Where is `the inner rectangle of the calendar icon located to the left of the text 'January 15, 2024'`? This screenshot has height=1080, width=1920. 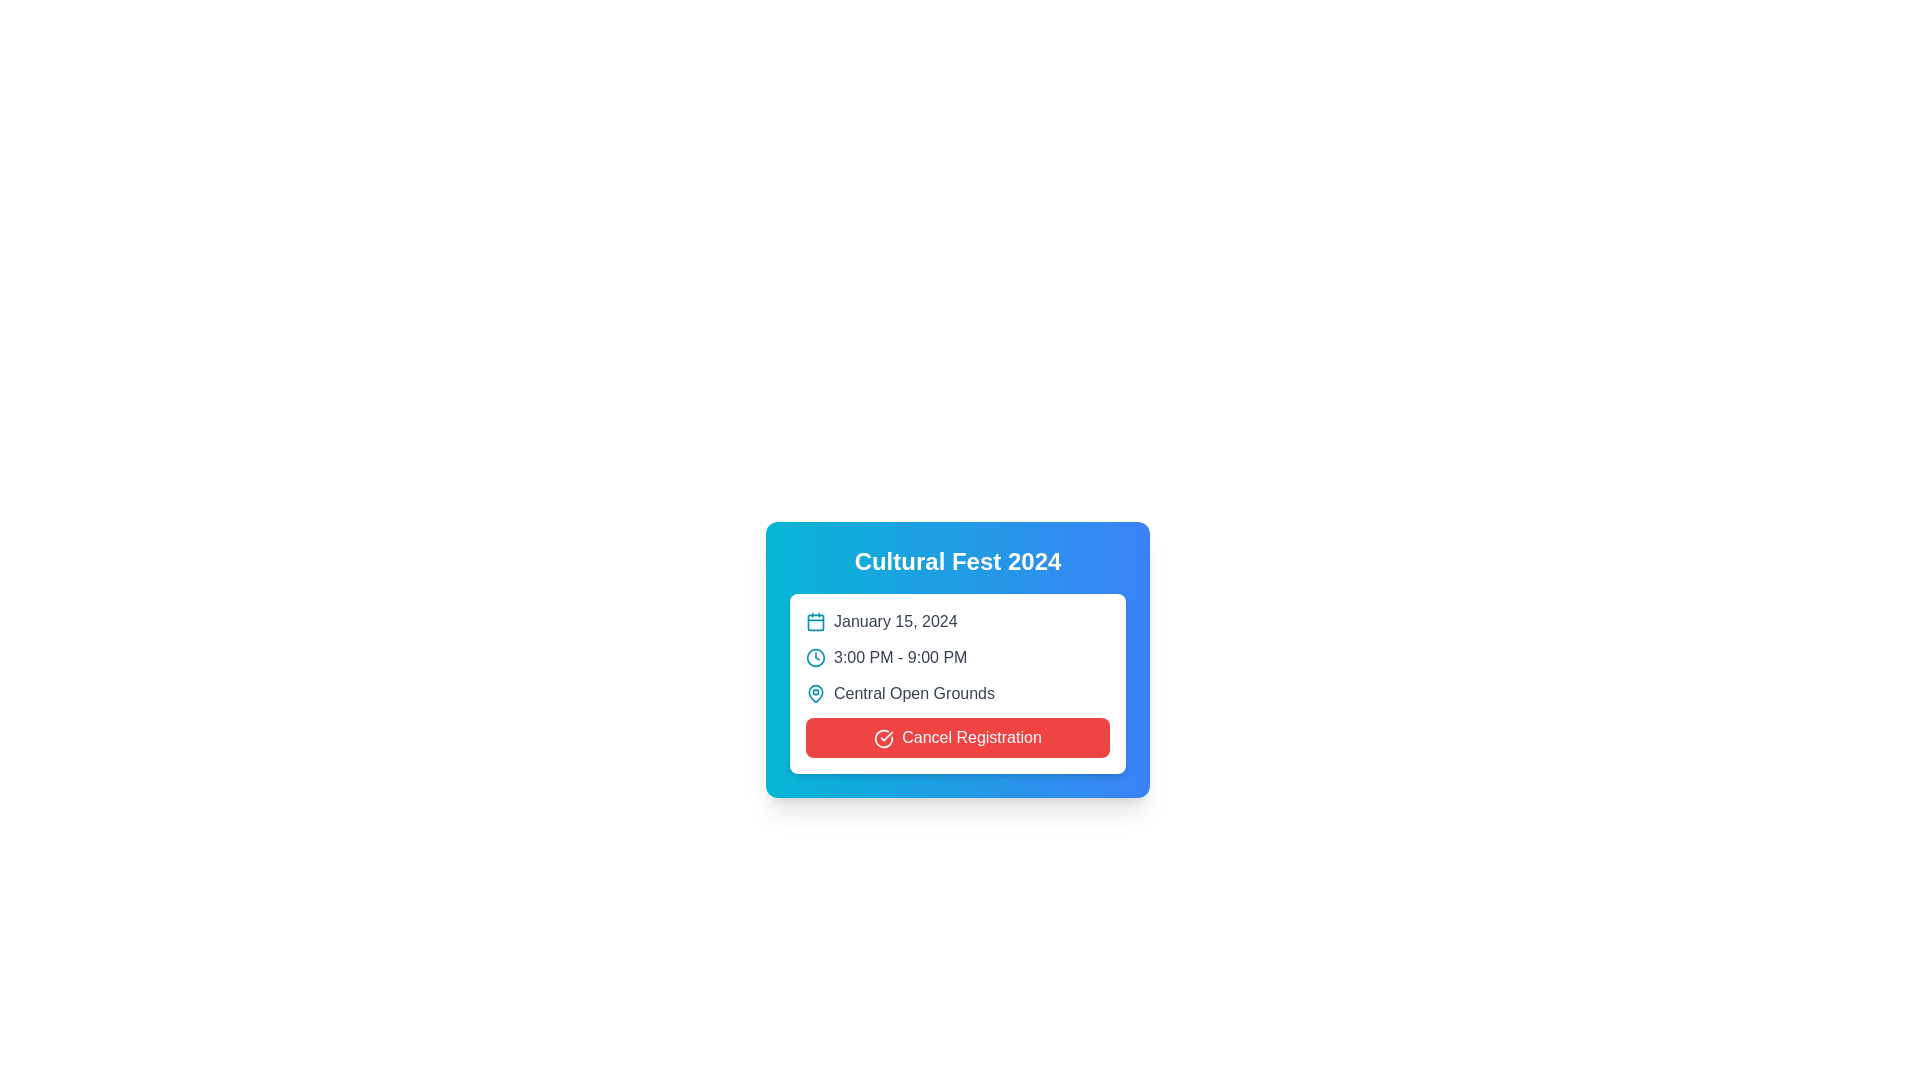
the inner rectangle of the calendar icon located to the left of the text 'January 15, 2024' is located at coordinates (816, 620).